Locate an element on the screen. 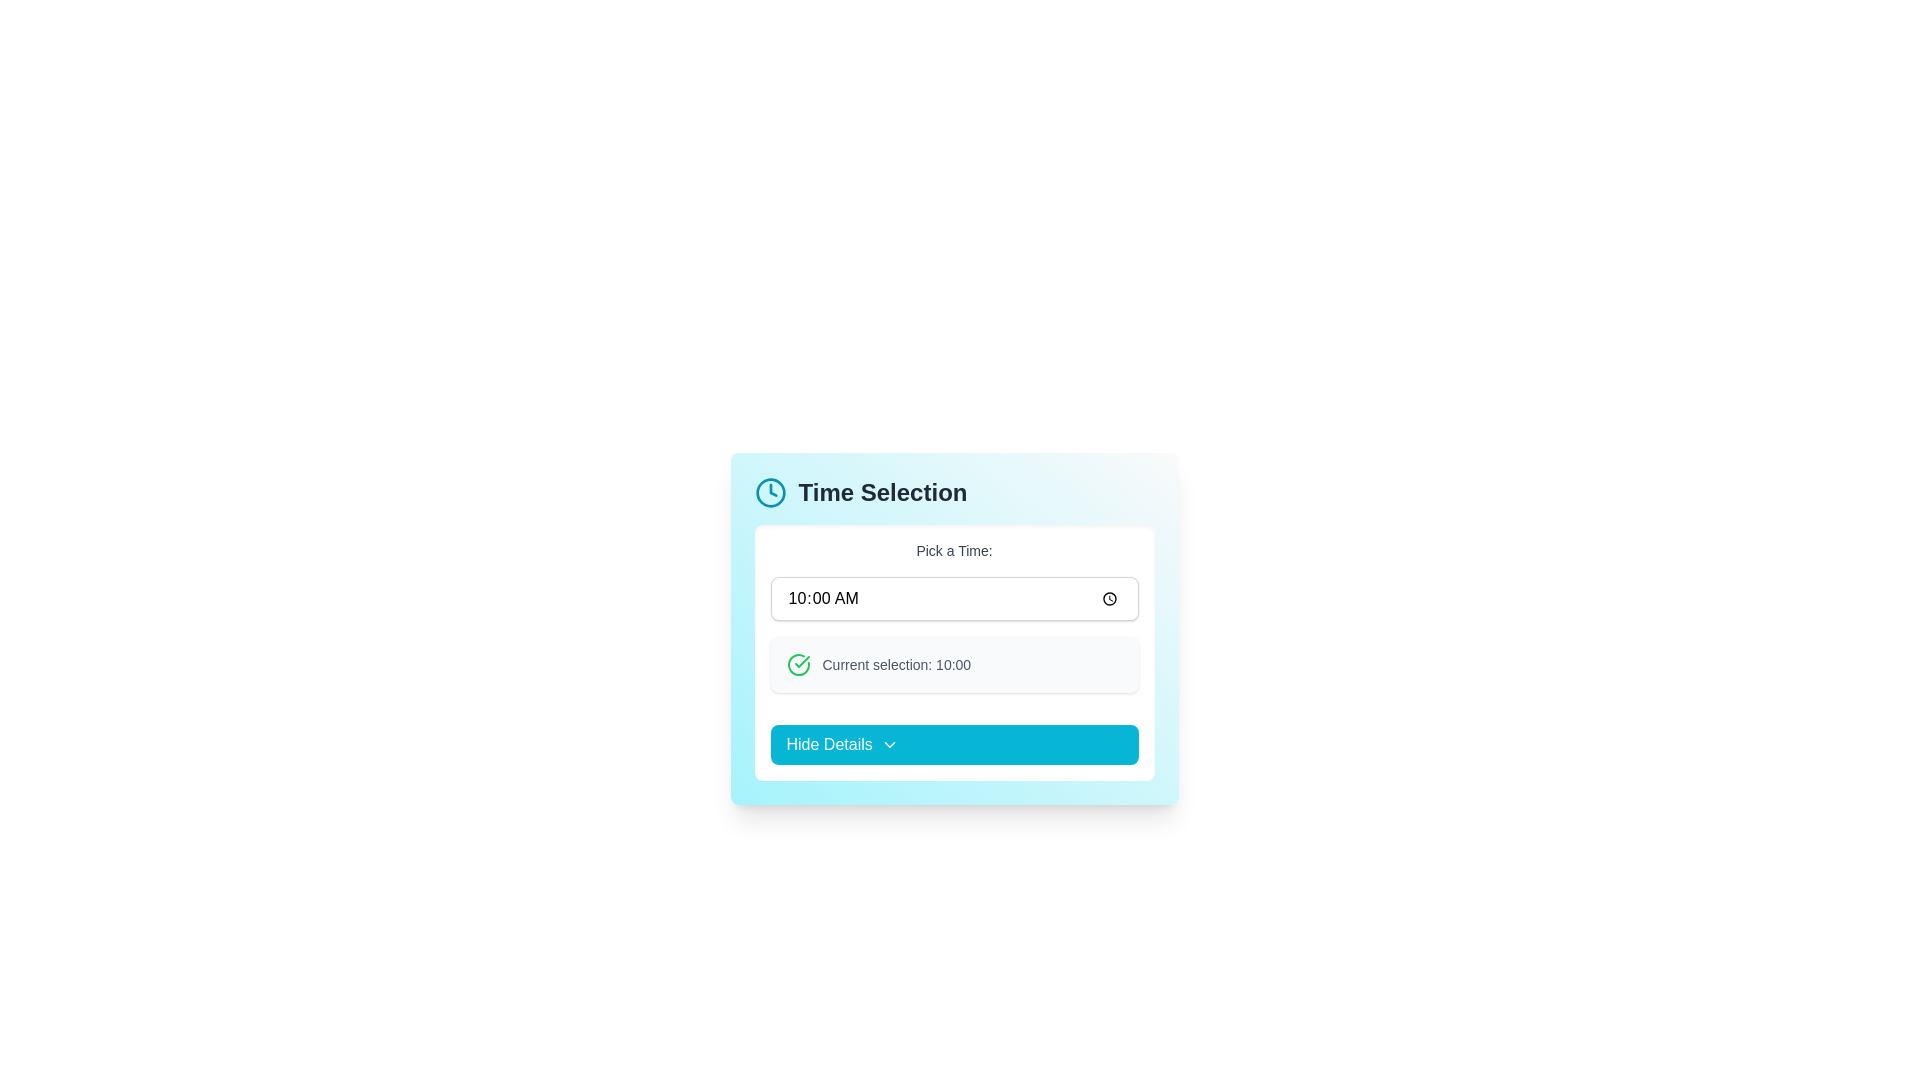 The height and width of the screenshot is (1080, 1920). the small downward-pointing triangle icon (chevron down) located beside the 'Hide Details' button is located at coordinates (888, 744).